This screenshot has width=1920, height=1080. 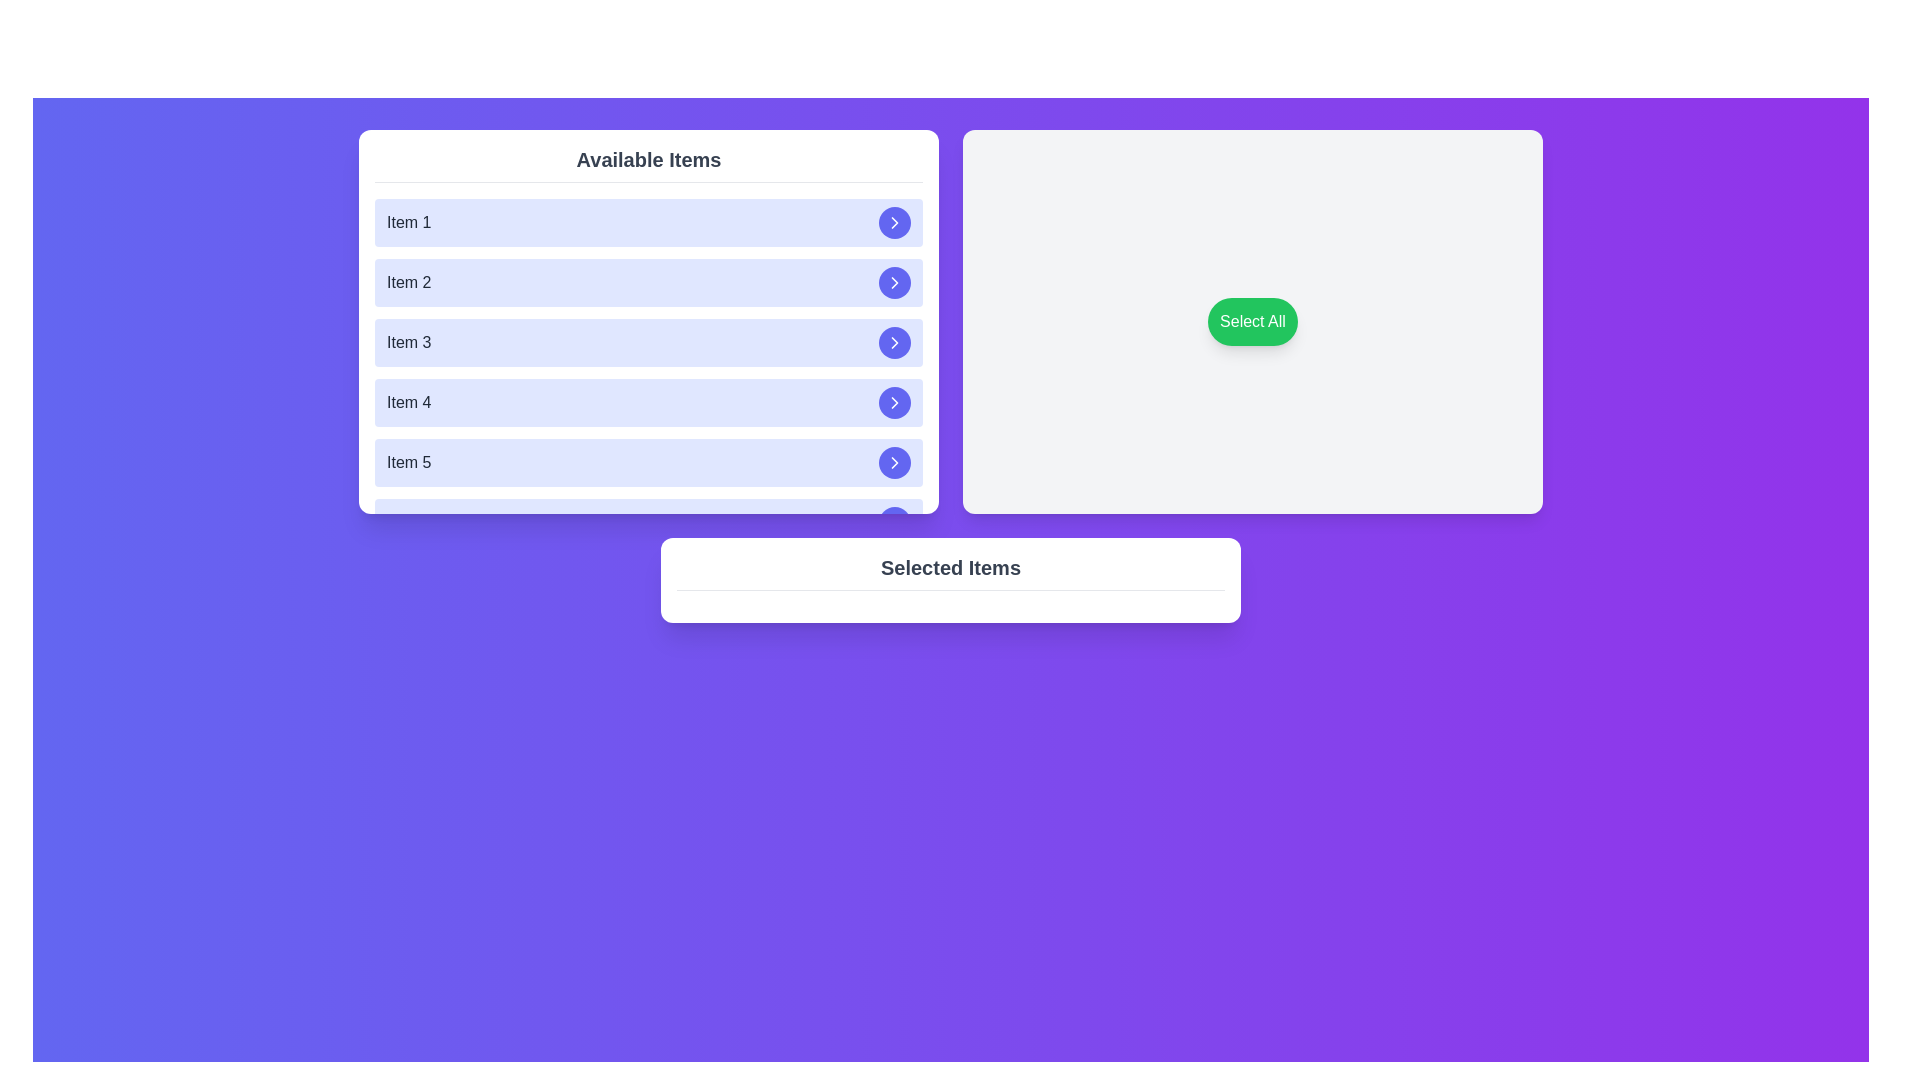 I want to click on the 'Select All' button located centrally in the right-hand section of the interface, so click(x=1251, y=320).